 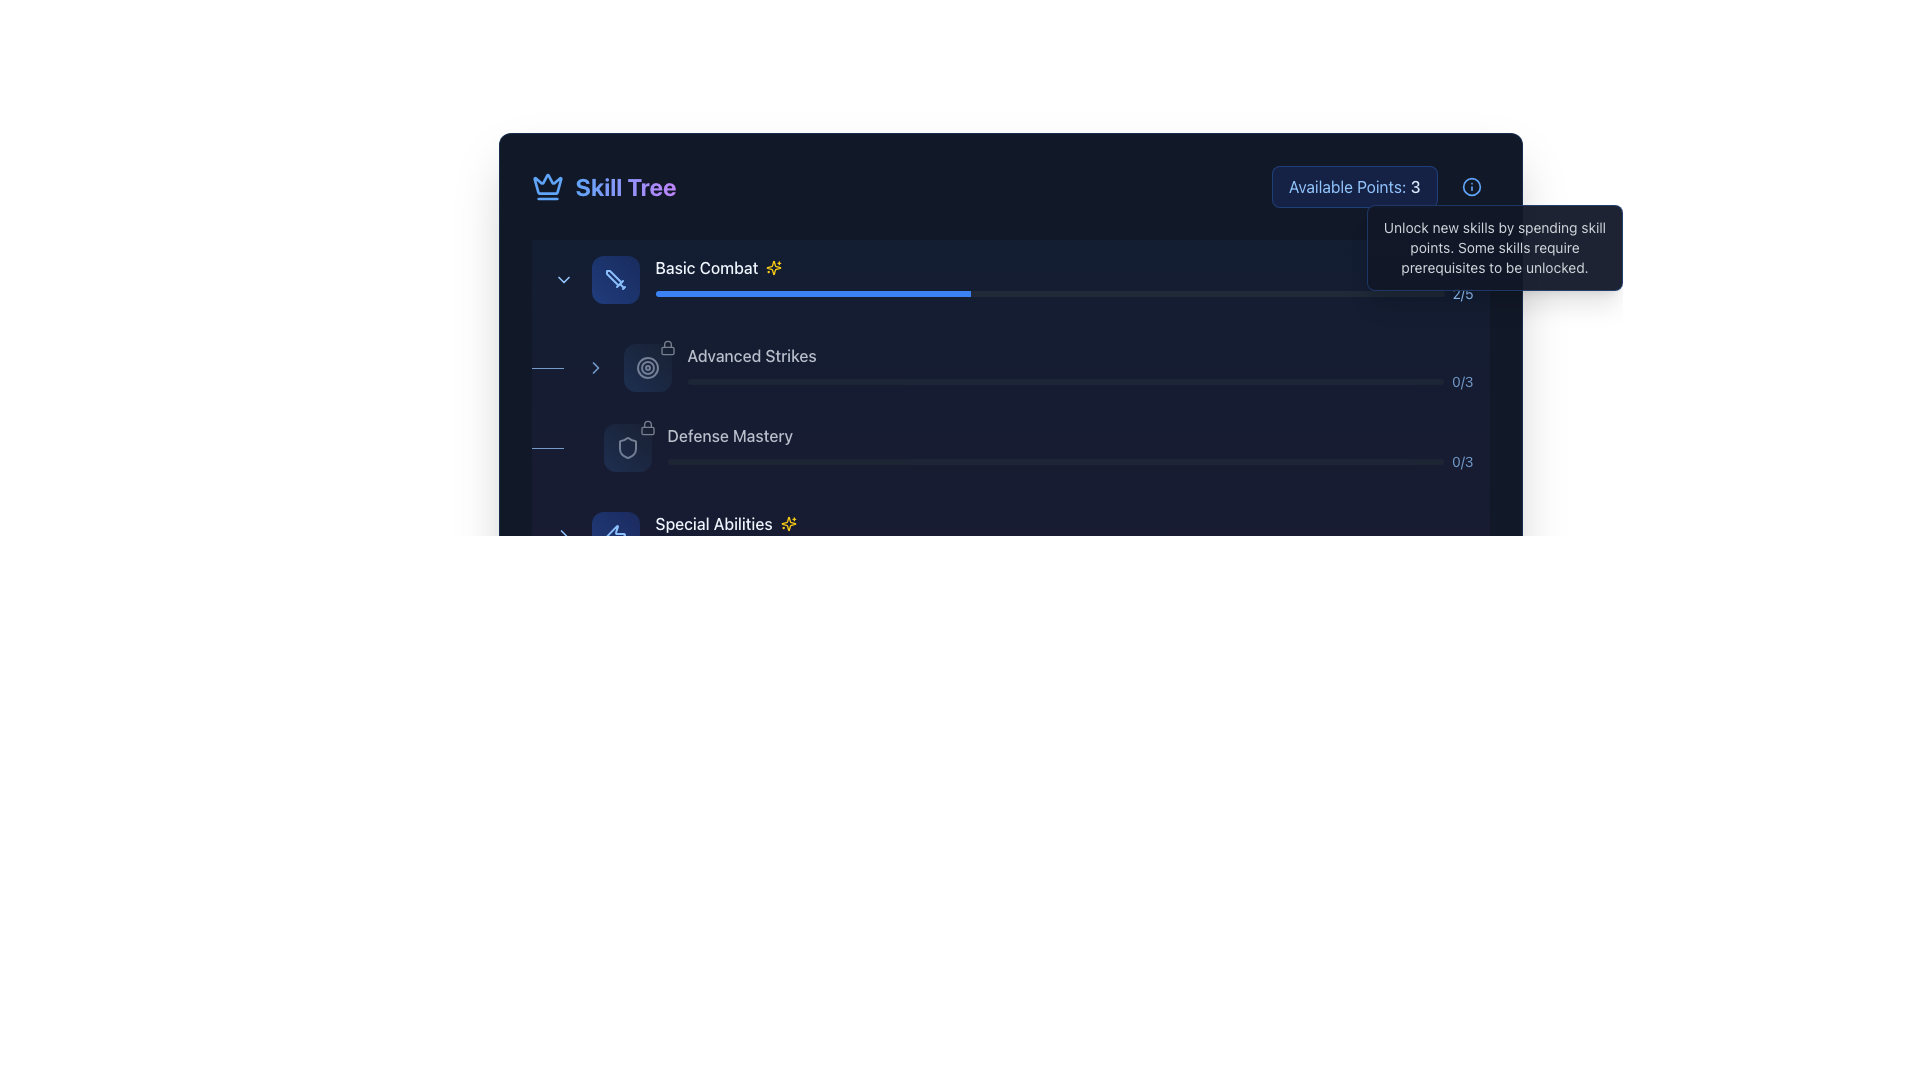 What do you see at coordinates (626, 446) in the screenshot?
I see `the Defense Mastery skill icon located in the skill tree, which is represented by a shield icon next to the text 'Defense Mastery' in the third row of the list` at bounding box center [626, 446].